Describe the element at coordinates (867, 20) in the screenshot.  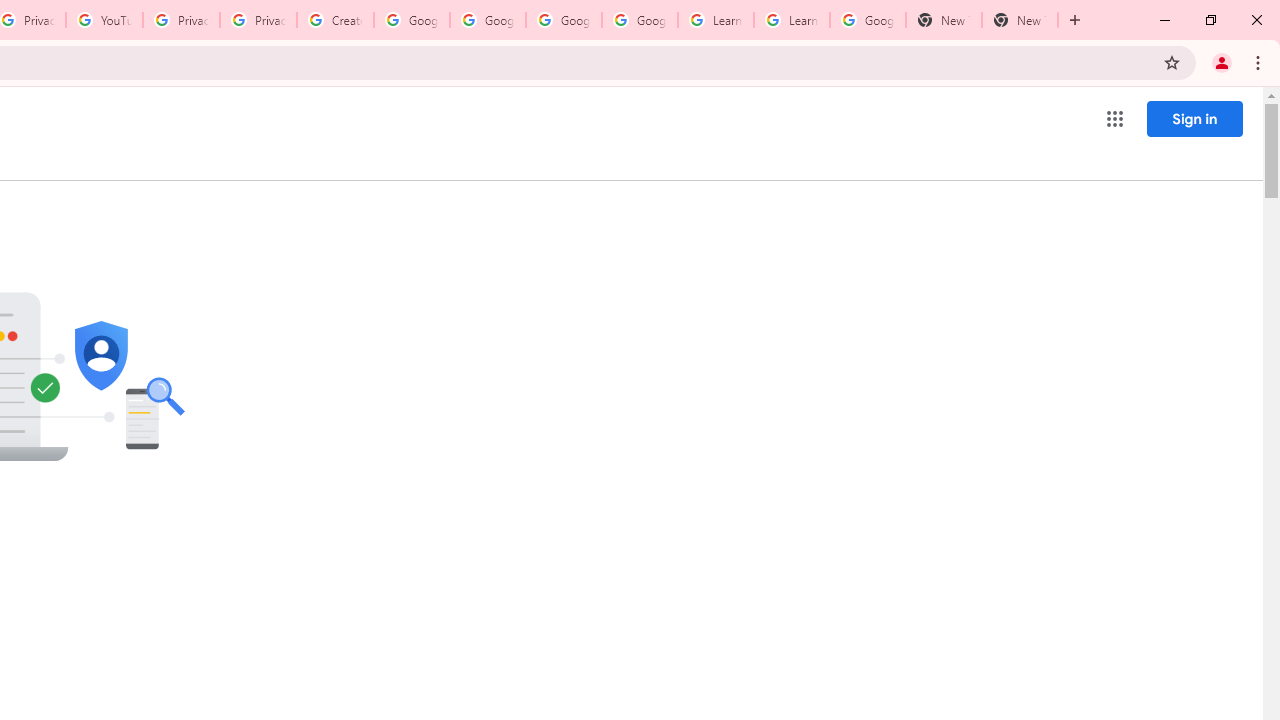
I see `'Google Account'` at that location.